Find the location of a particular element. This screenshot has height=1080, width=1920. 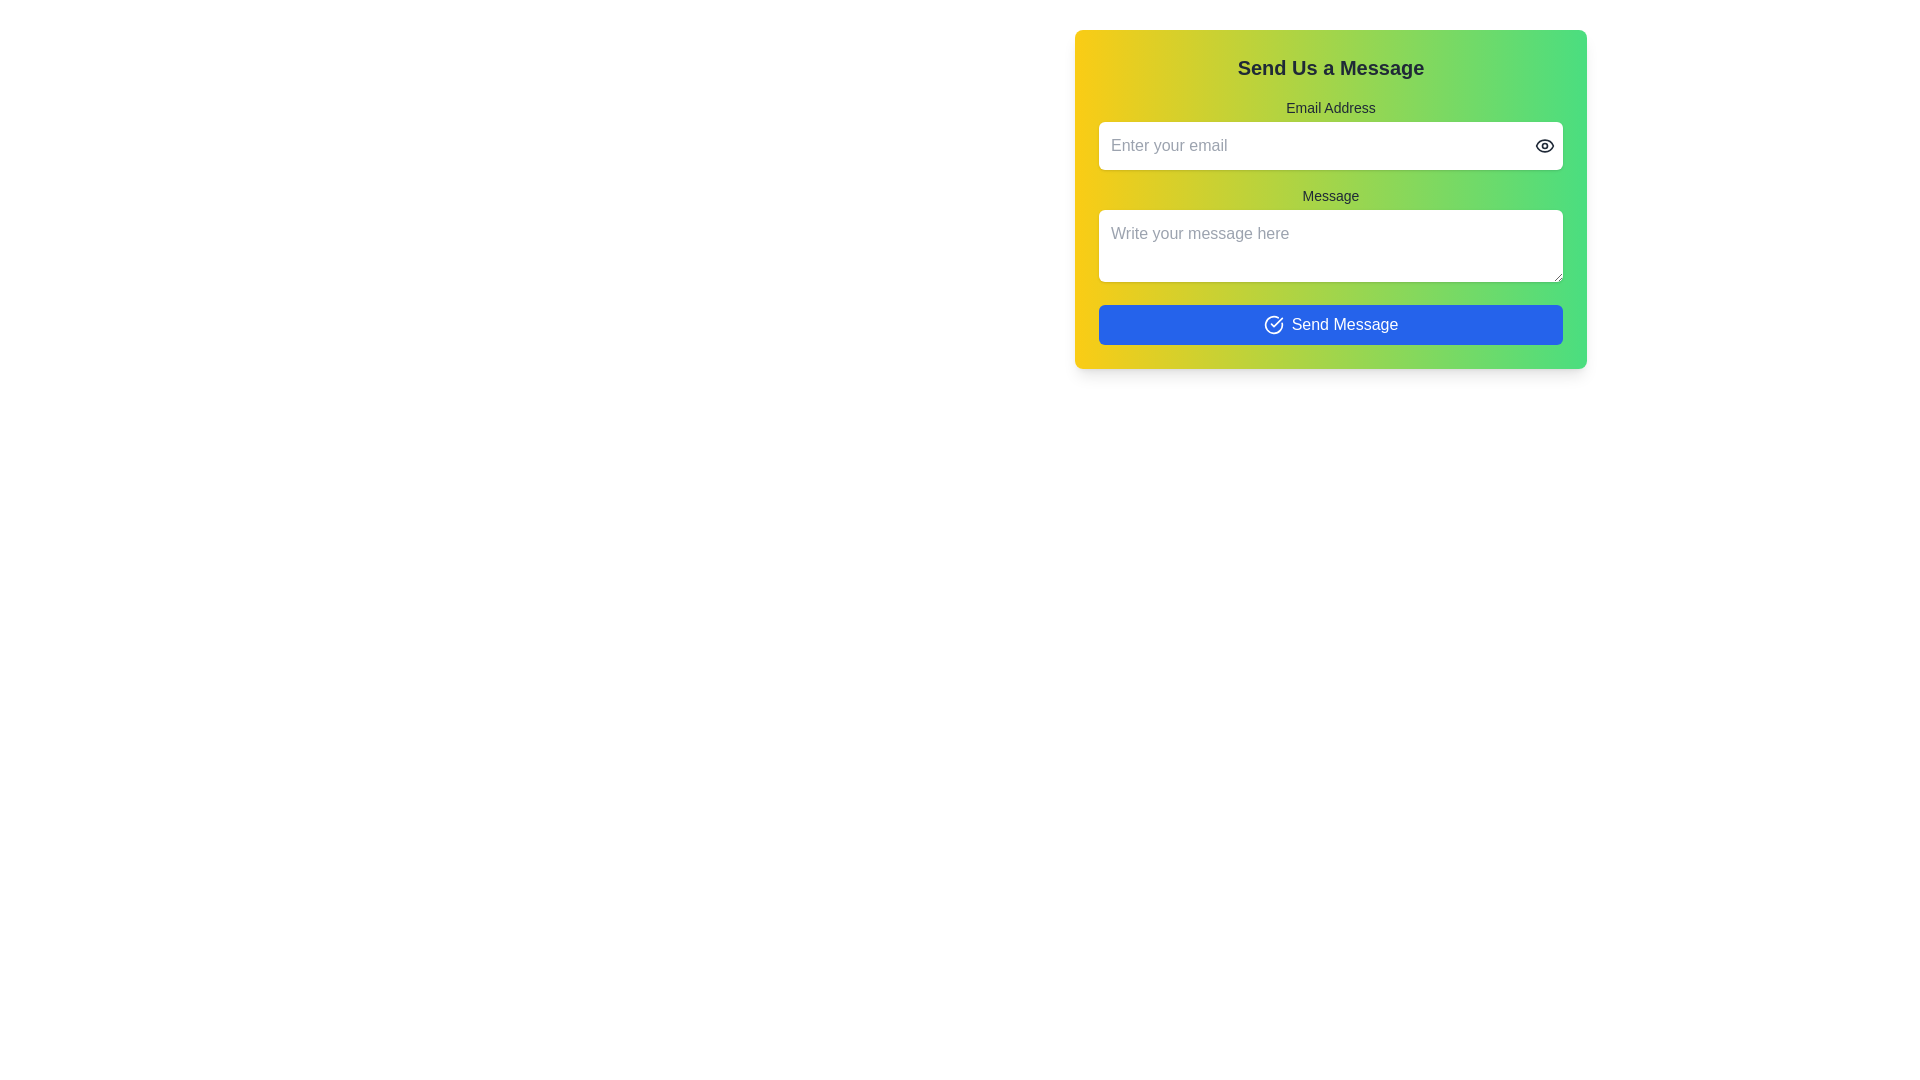

the icon indicating the action to send a message, located to the left of the 'Send Message' text on the blue button at the bottom of the form is located at coordinates (1272, 323).